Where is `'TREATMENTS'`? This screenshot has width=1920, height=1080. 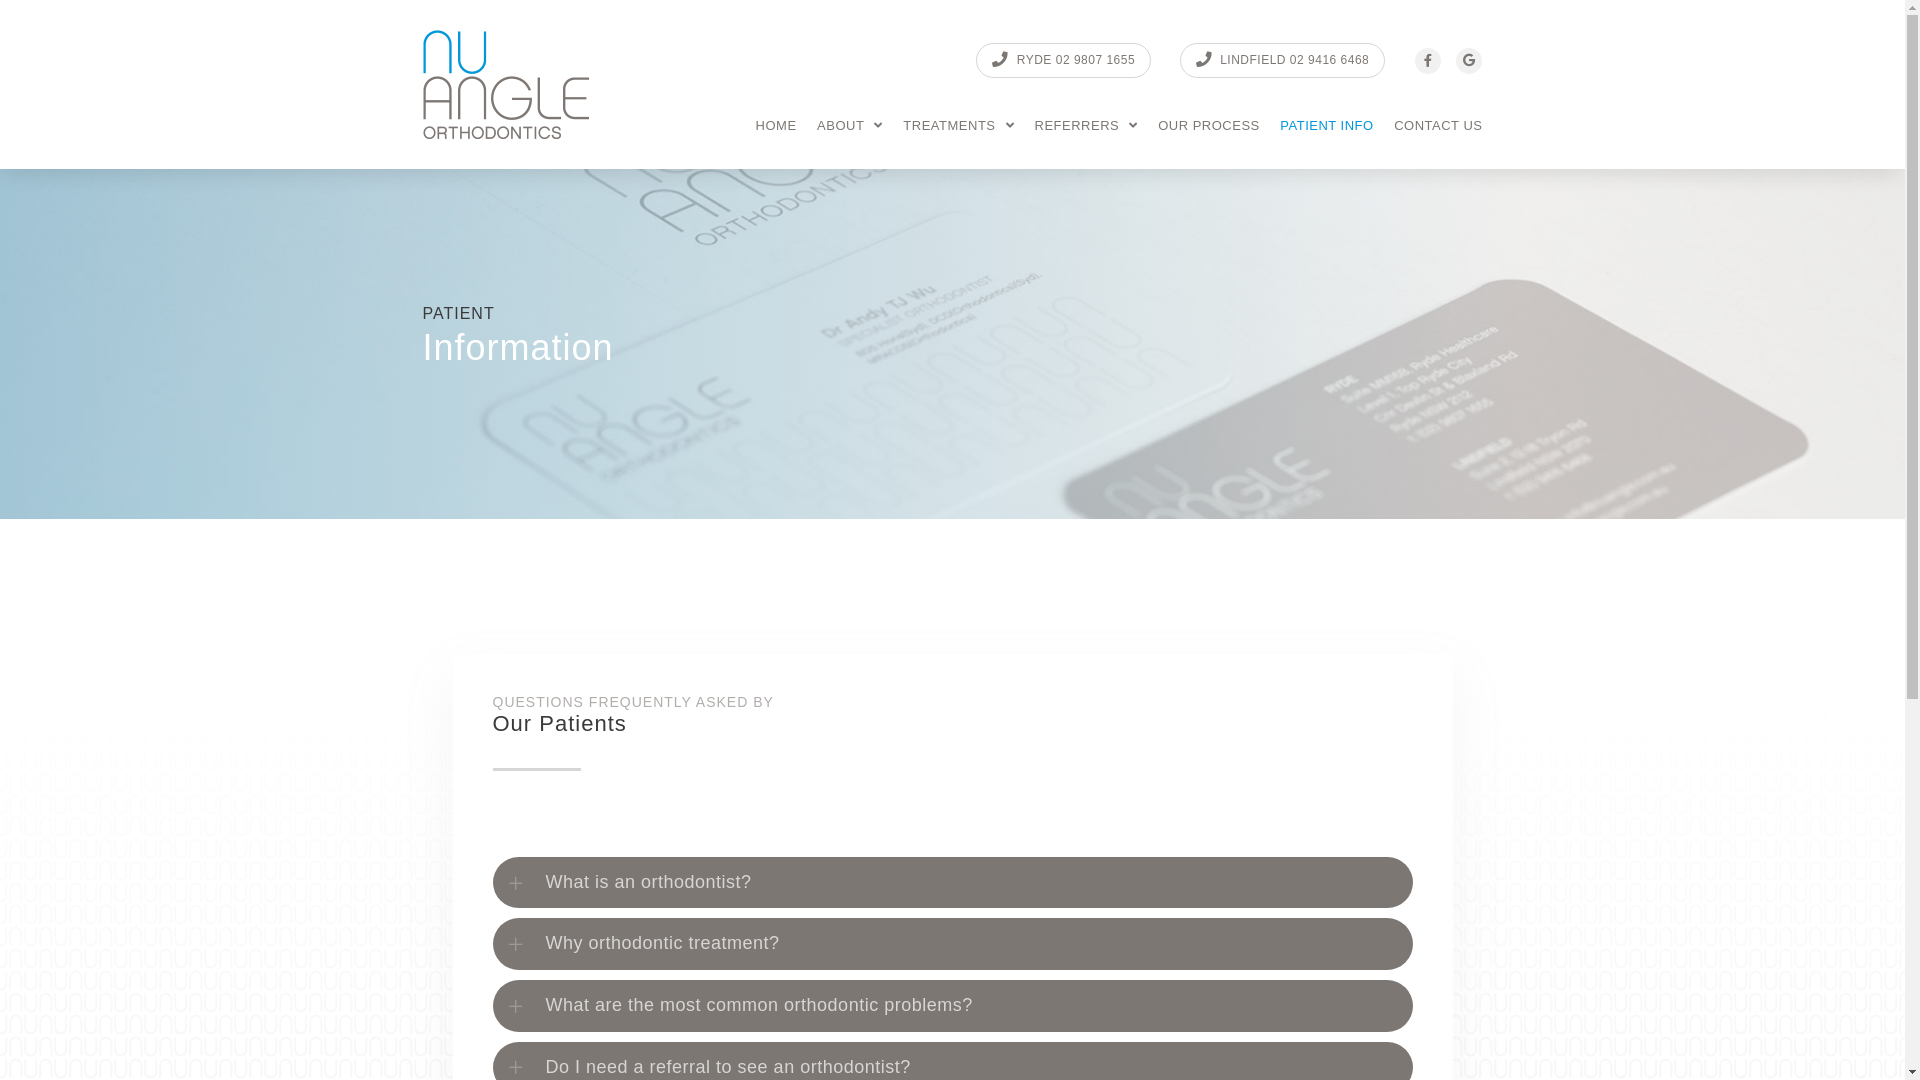 'TREATMENTS' is located at coordinates (957, 125).